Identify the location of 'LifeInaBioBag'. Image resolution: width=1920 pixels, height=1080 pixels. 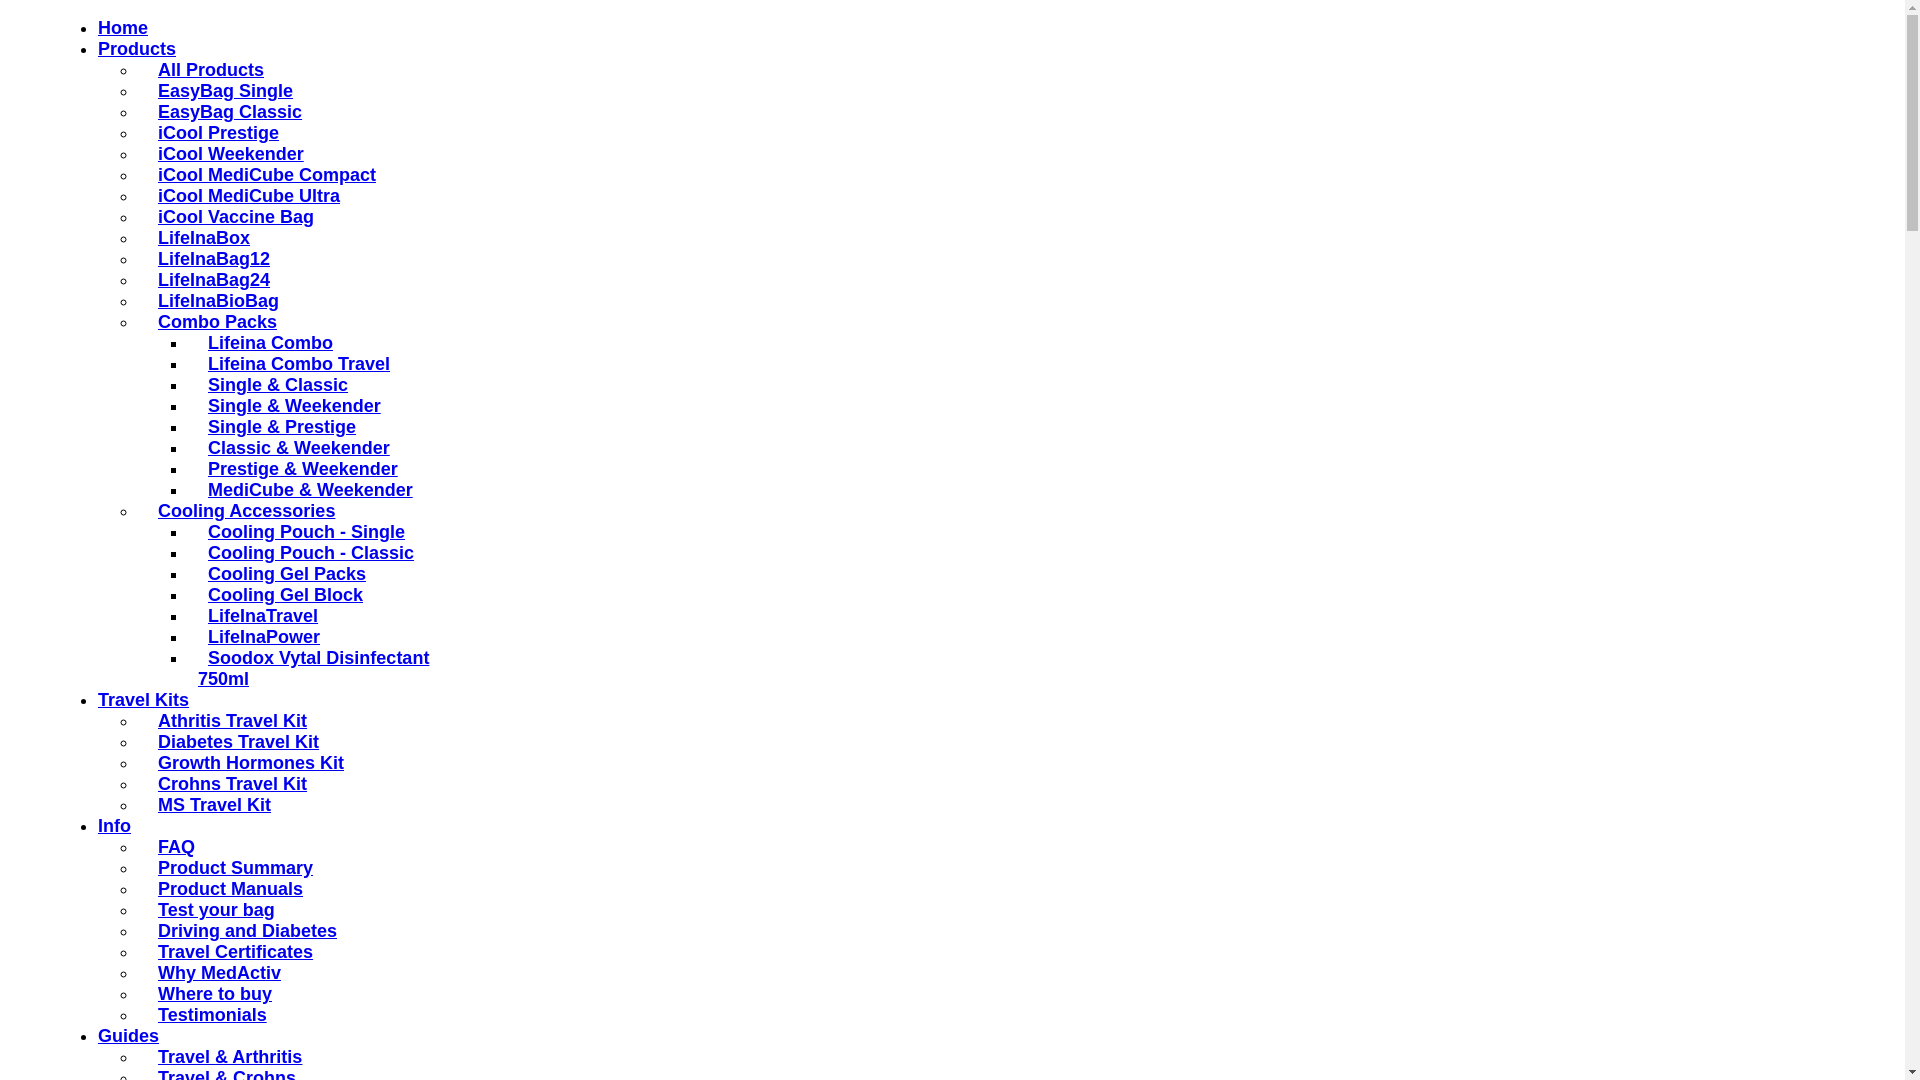
(213, 300).